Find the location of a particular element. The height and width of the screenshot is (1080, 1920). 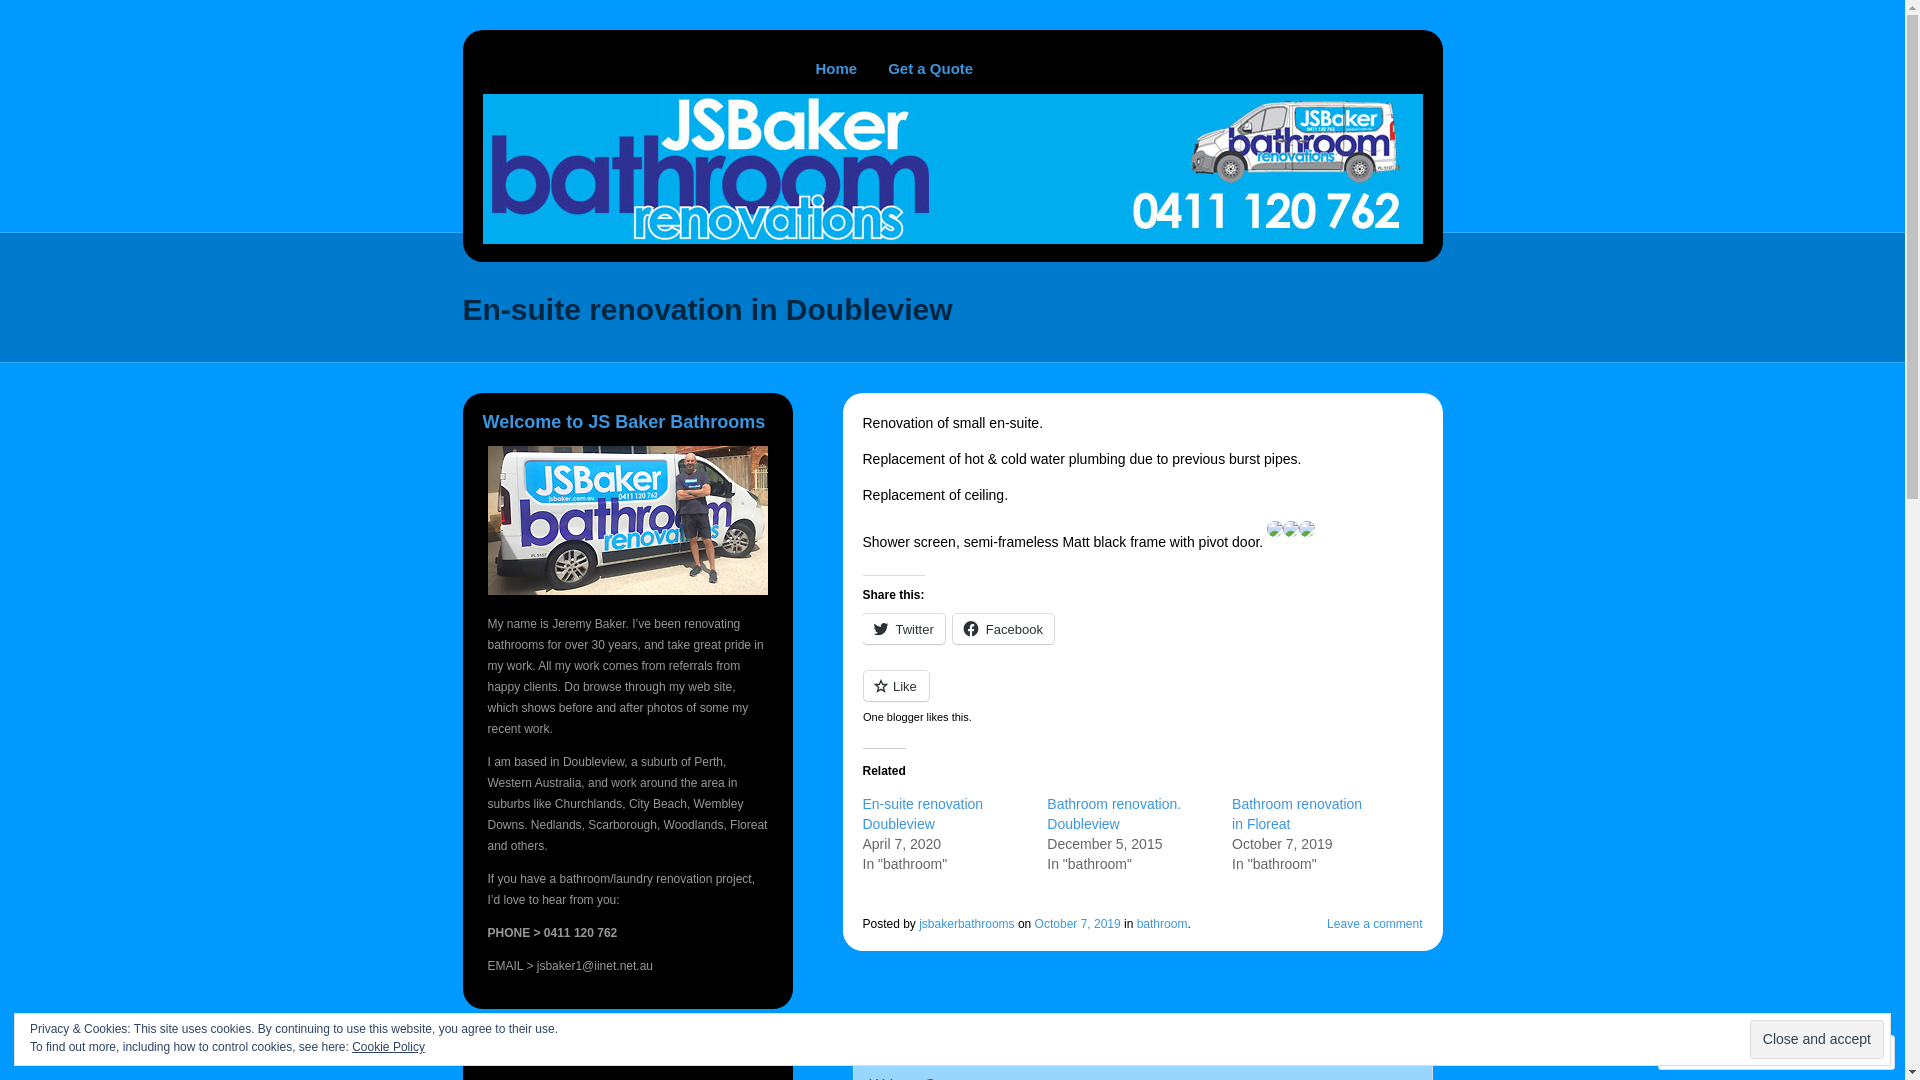

'Get a Quote' is located at coordinates (929, 67).